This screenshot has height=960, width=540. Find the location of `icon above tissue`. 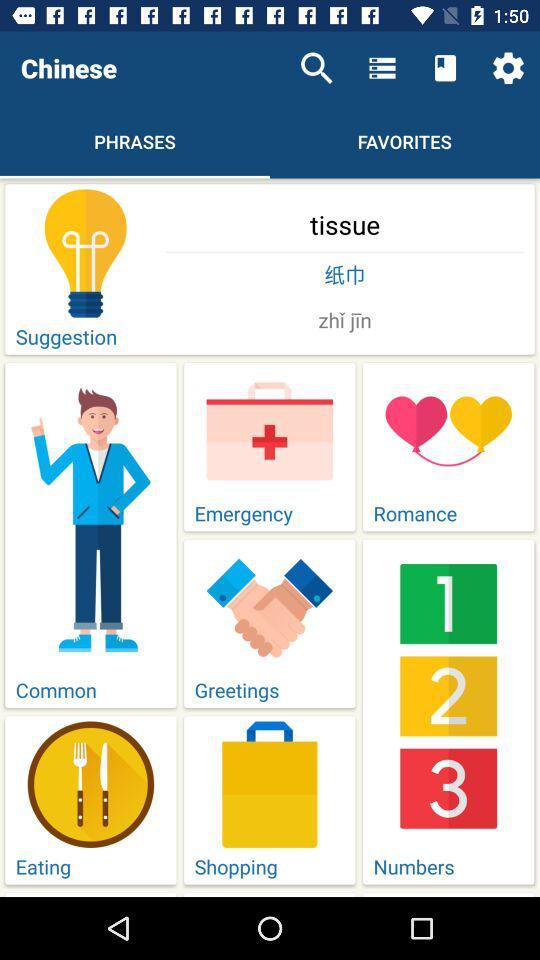

icon above tissue is located at coordinates (508, 68).